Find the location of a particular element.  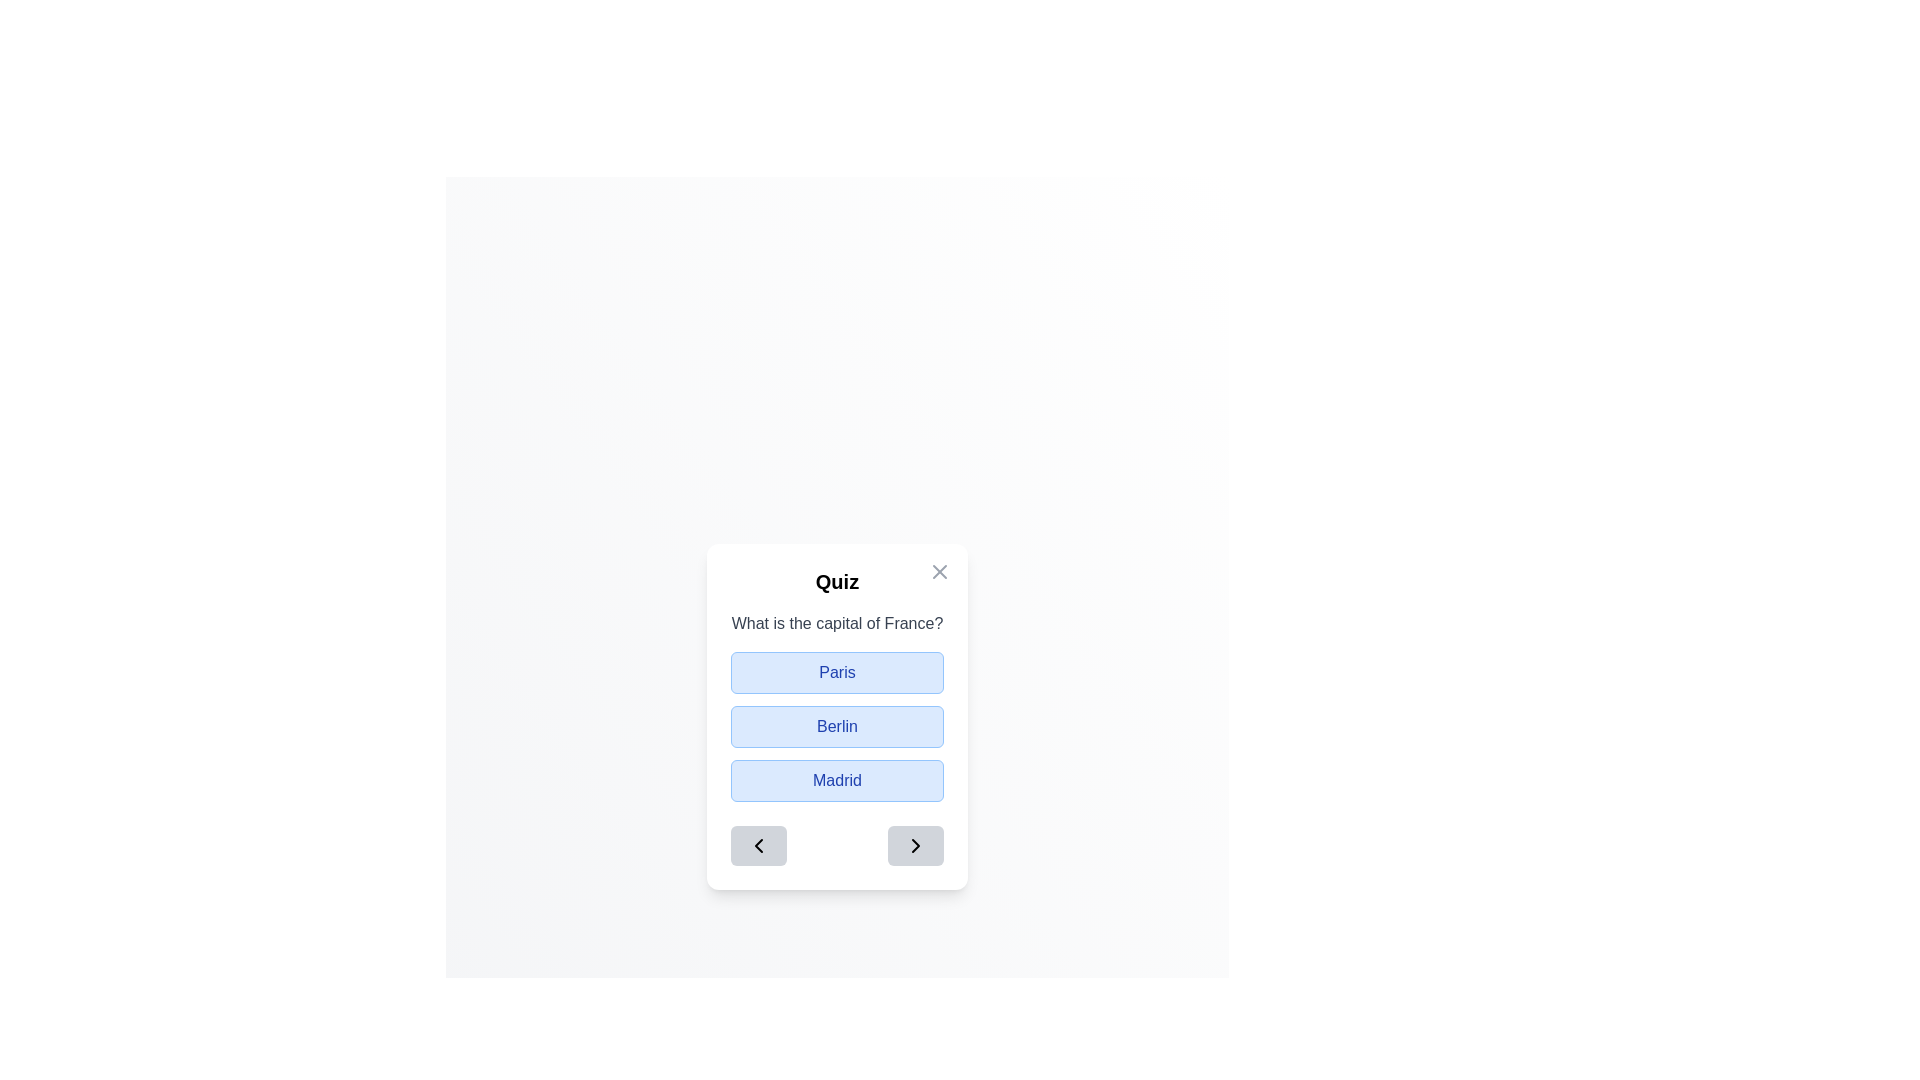

the static text header indicating the quiz topic within the quiz interface, positioned above the question 'What is the capital of France?' and below an interactive button in the top-right corner is located at coordinates (837, 582).